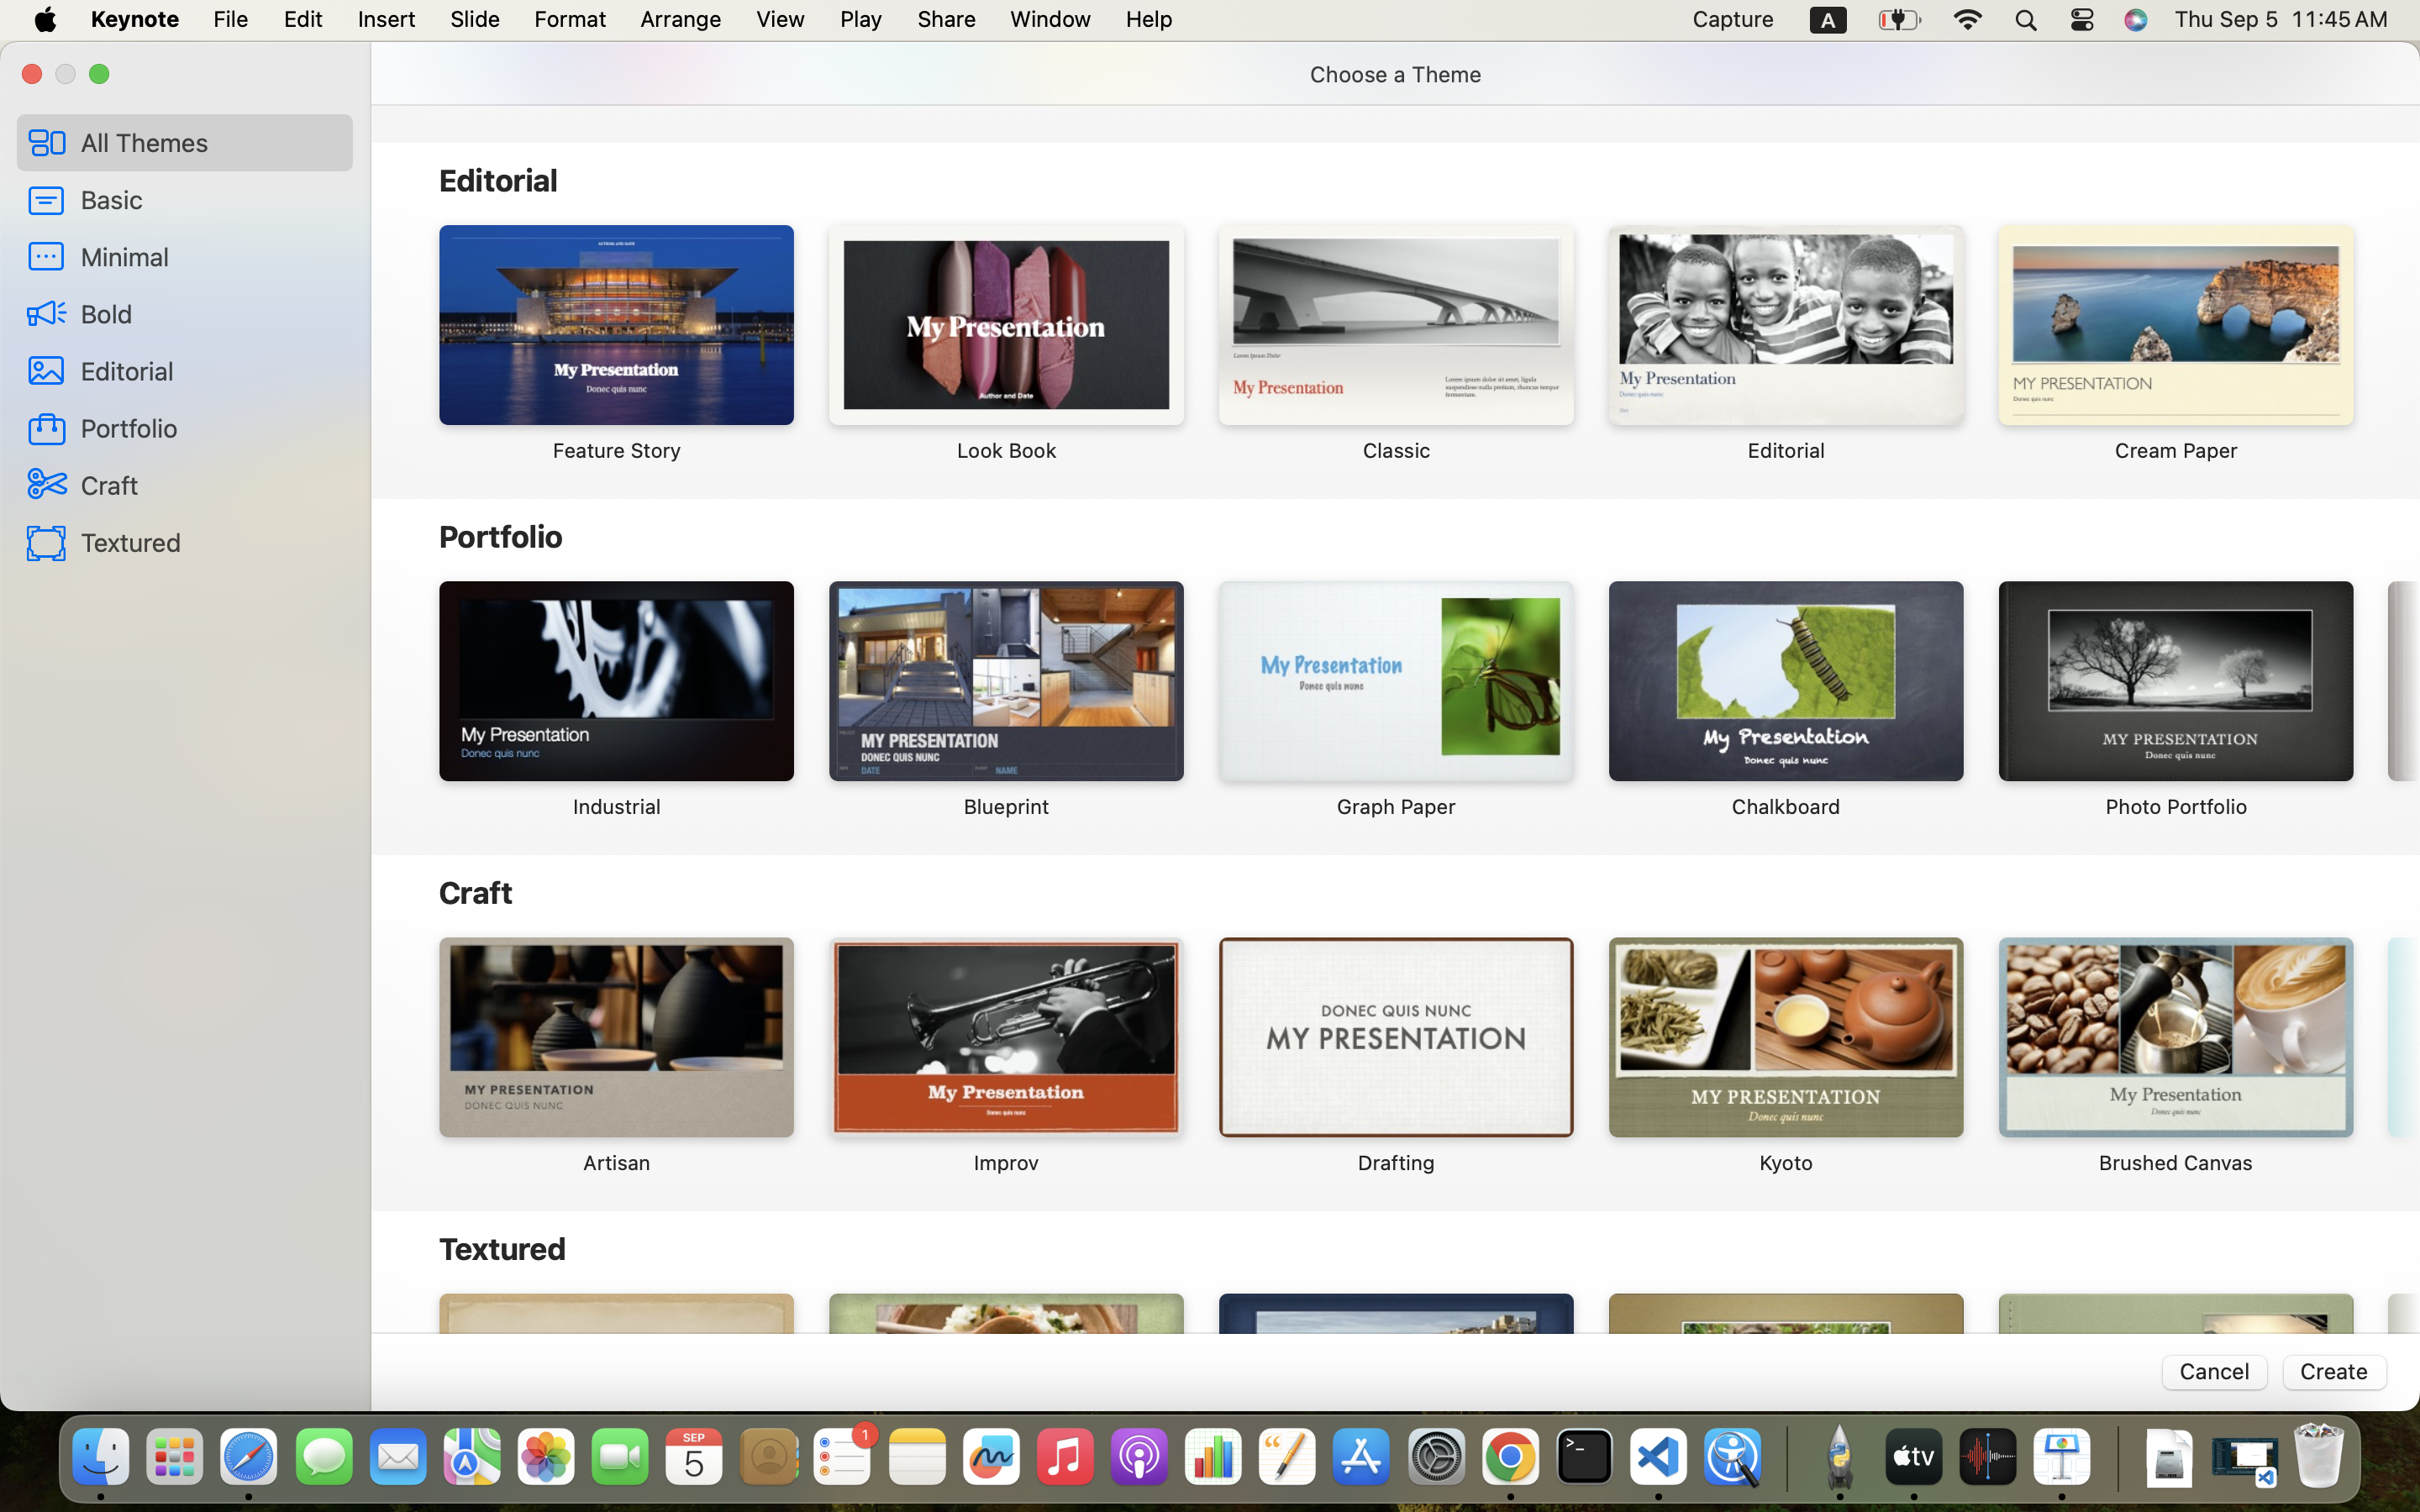 The width and height of the screenshot is (2420, 1512). I want to click on 'Basic', so click(208, 199).